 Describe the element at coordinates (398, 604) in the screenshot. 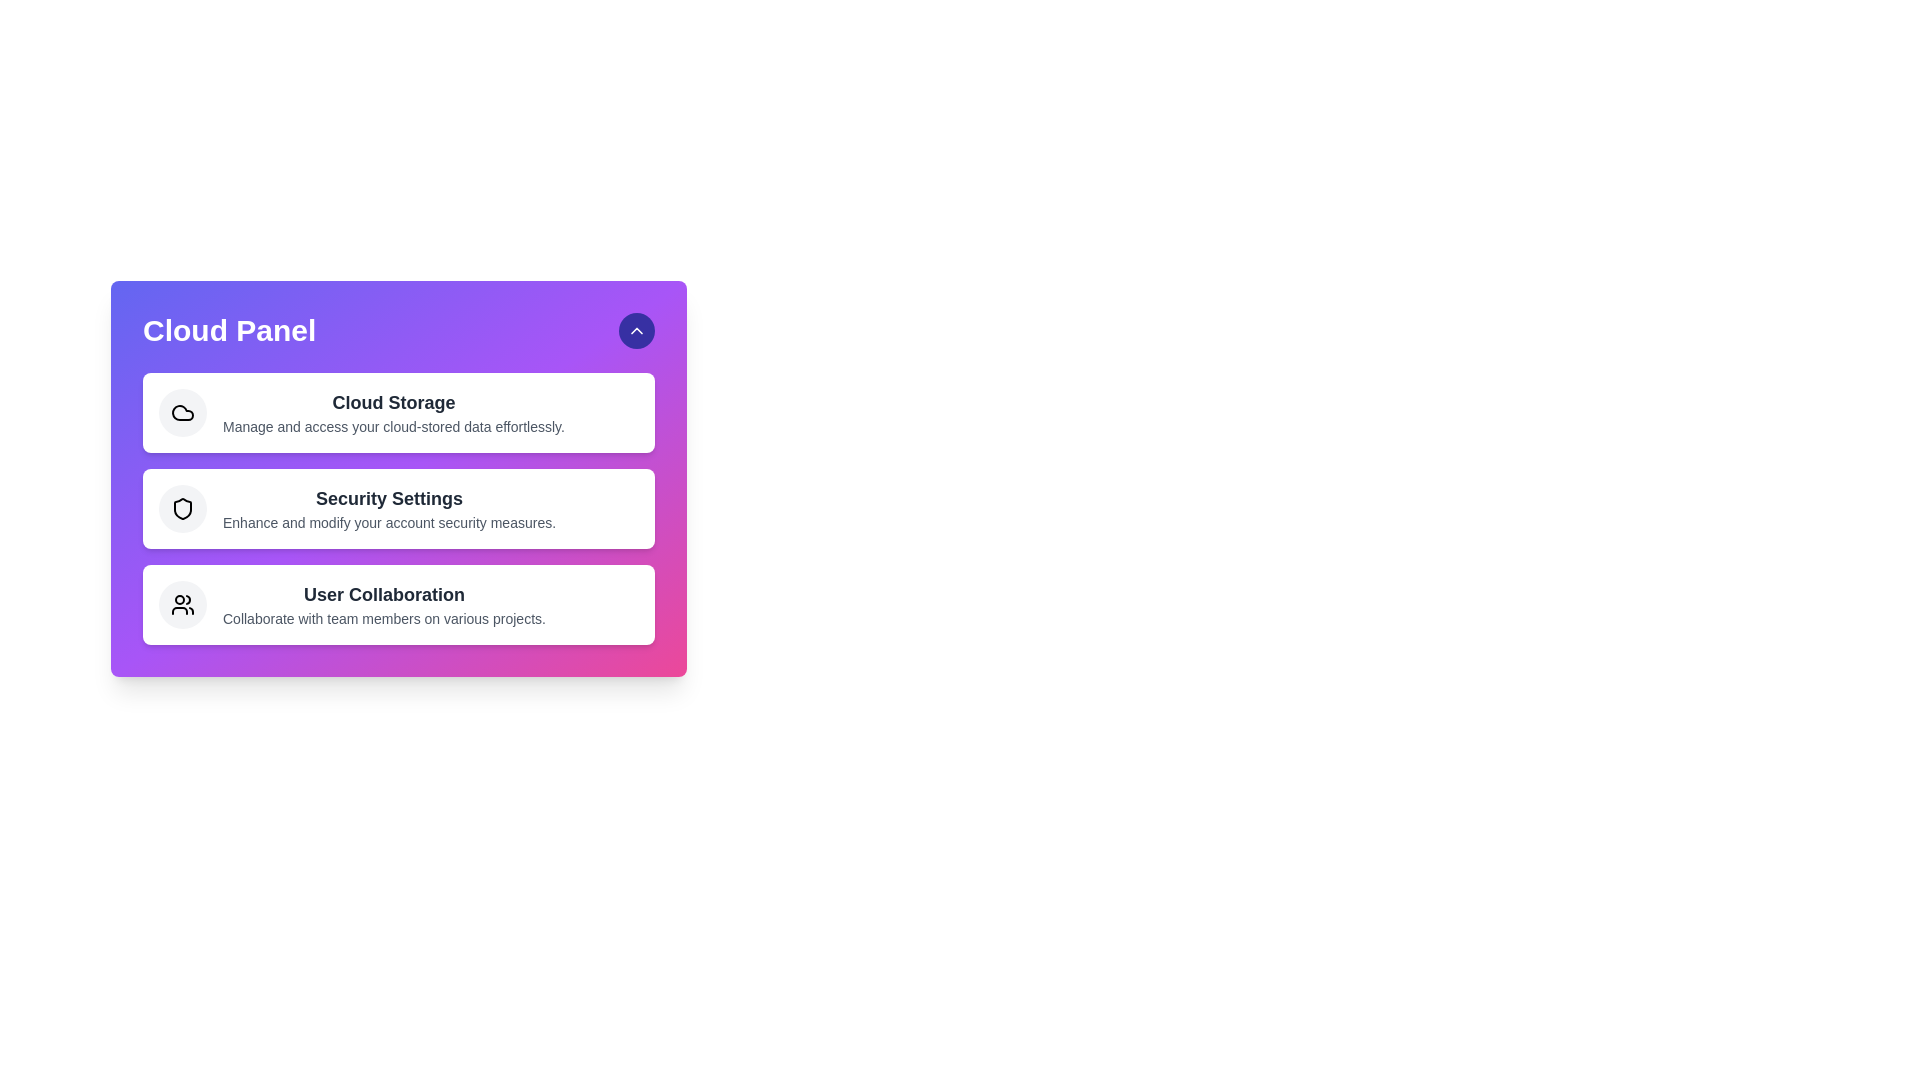

I see `the 'User Collaboration' option to access its details` at that location.